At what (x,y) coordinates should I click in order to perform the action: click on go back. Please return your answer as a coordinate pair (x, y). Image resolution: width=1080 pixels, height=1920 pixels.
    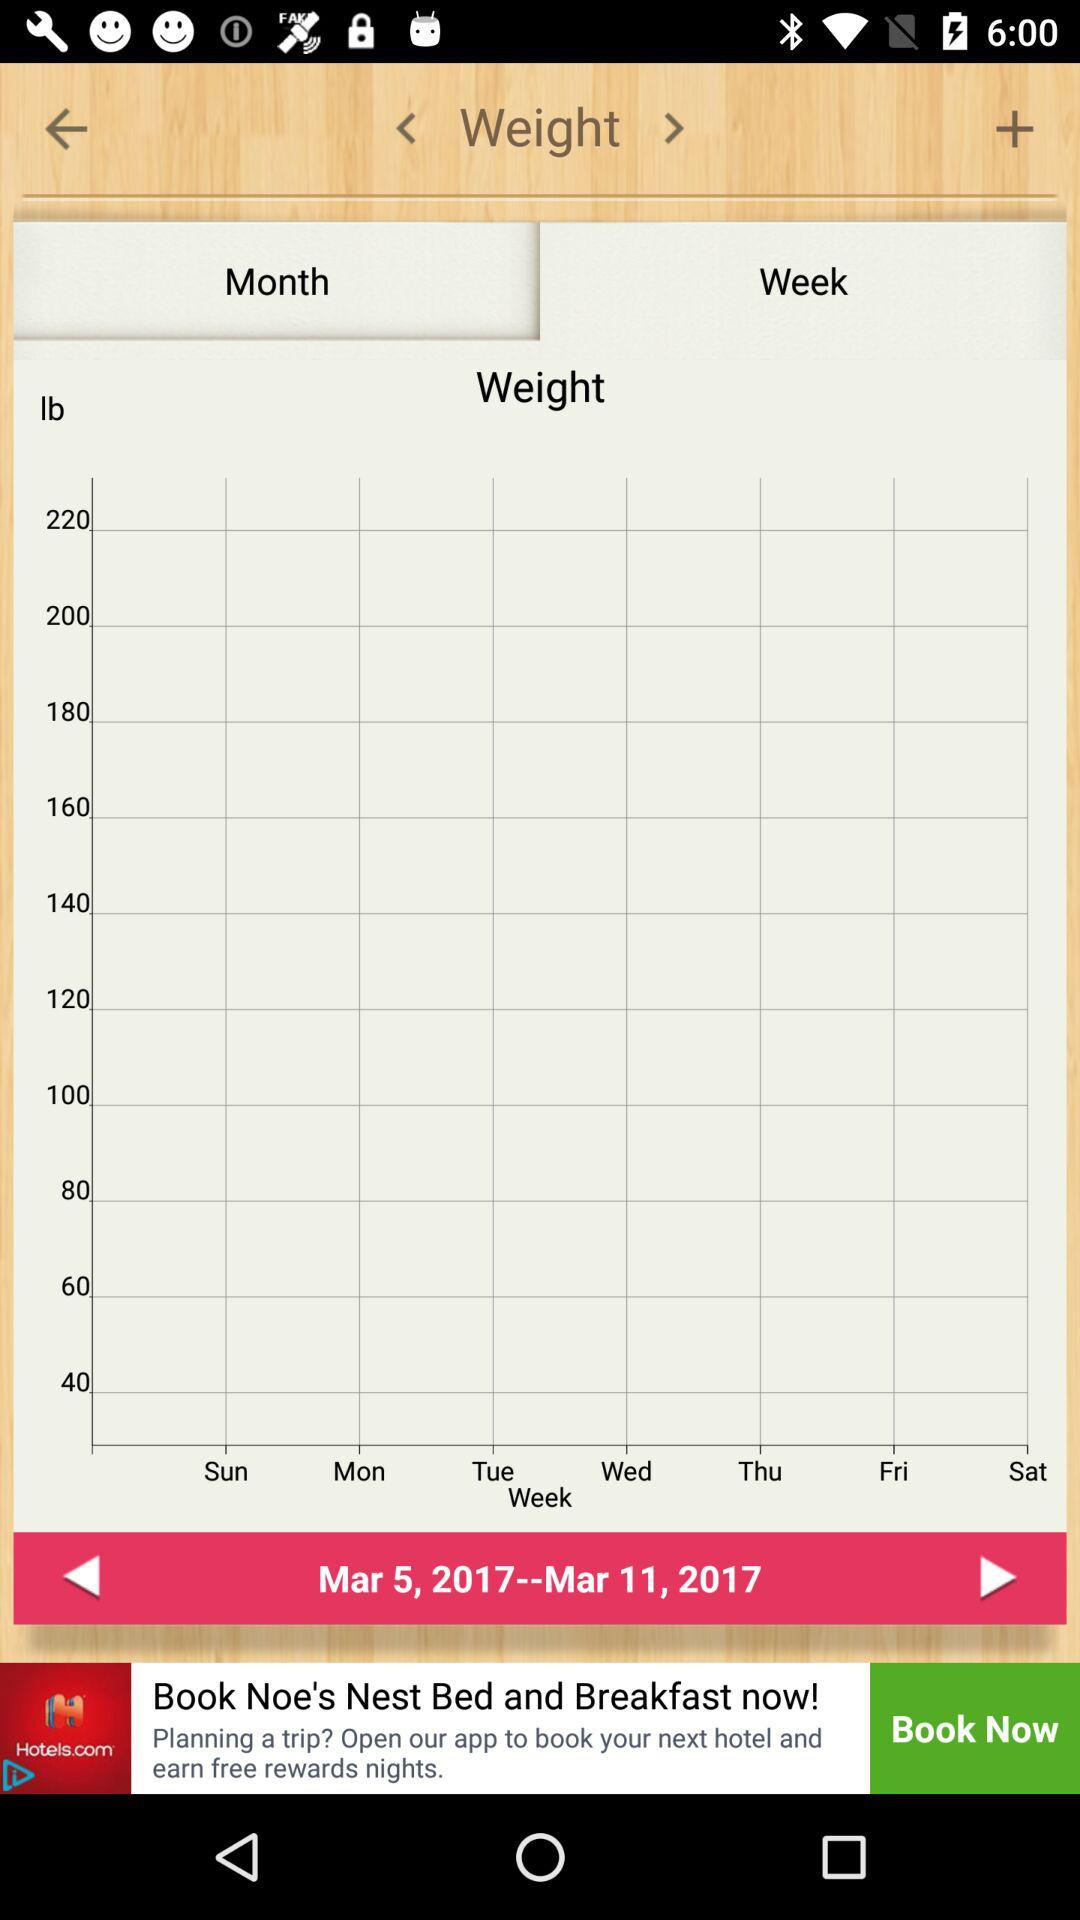
    Looking at the image, I should click on (18, 1775).